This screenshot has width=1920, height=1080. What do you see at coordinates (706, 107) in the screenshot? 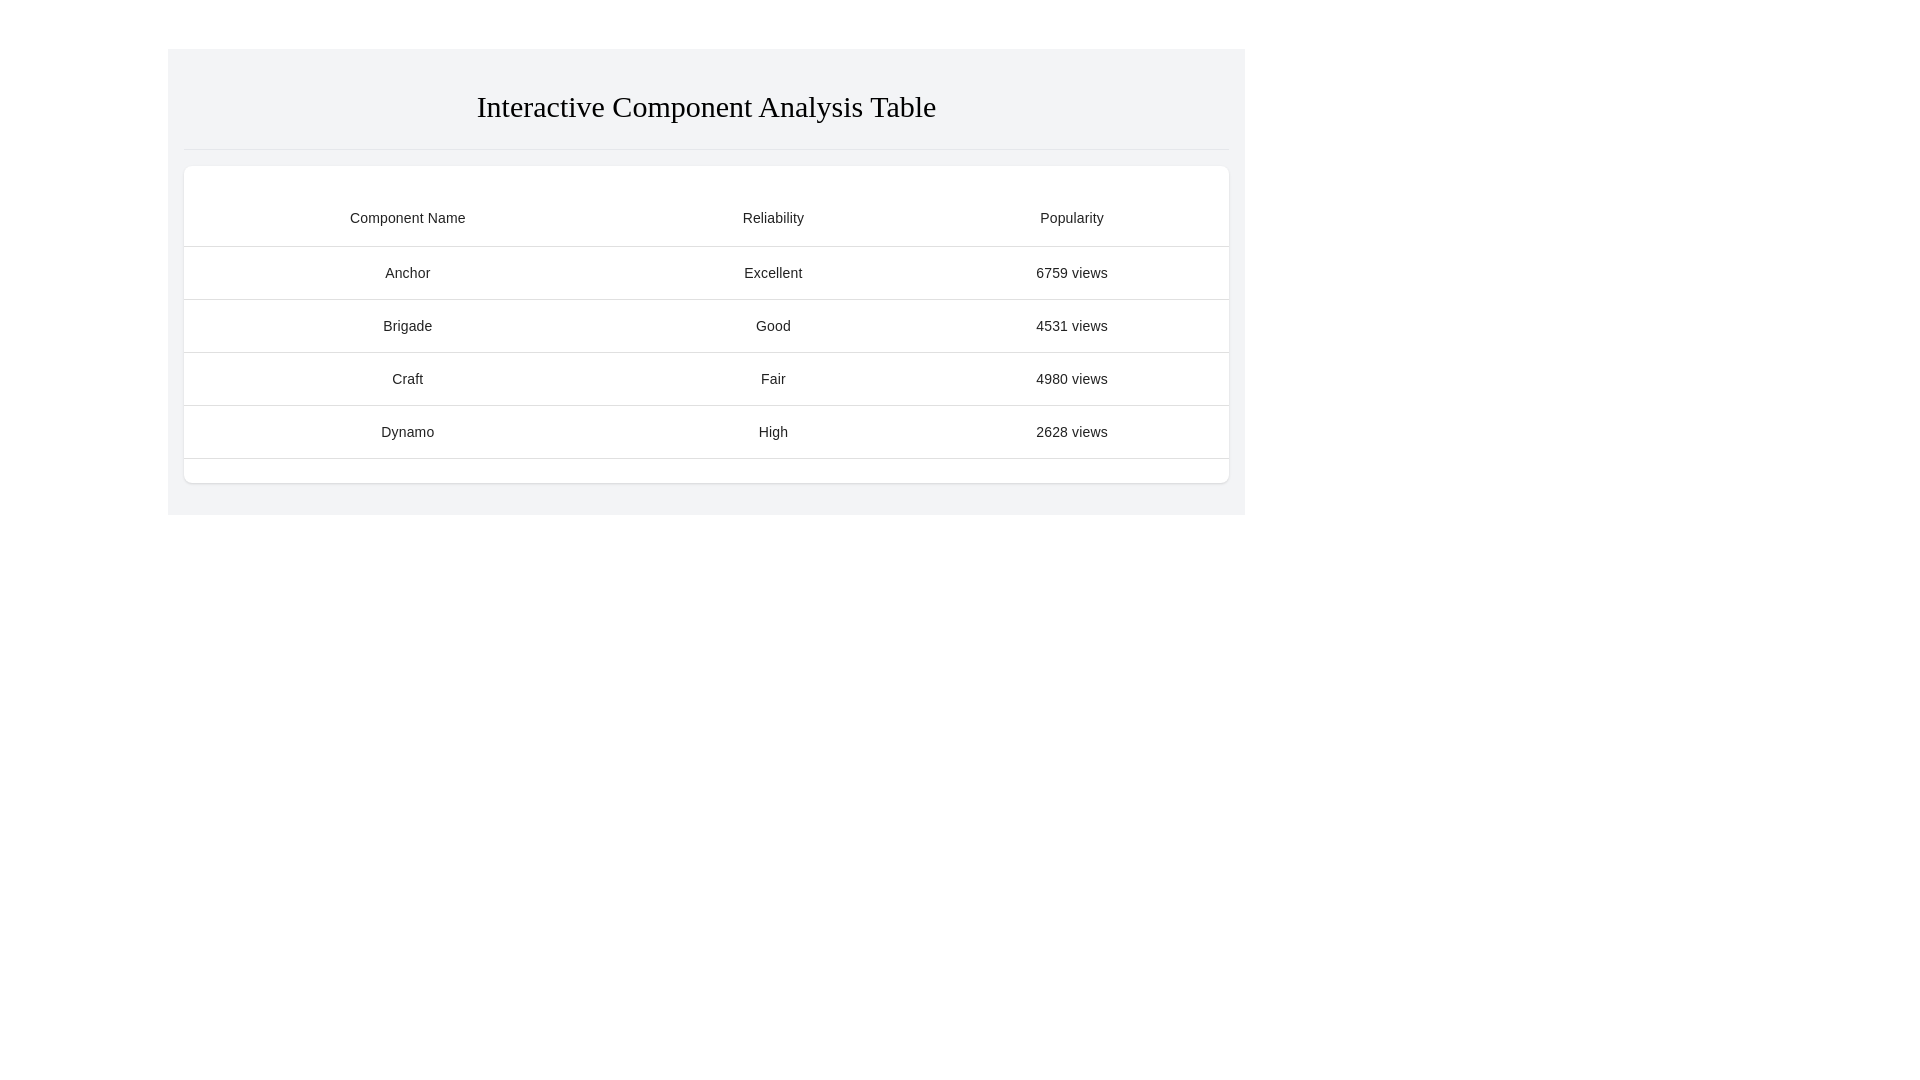
I see `the text of the title 'Interactive Component Analysis Table' located at the top of the interface, which is centered and distinct as the header of the section` at bounding box center [706, 107].